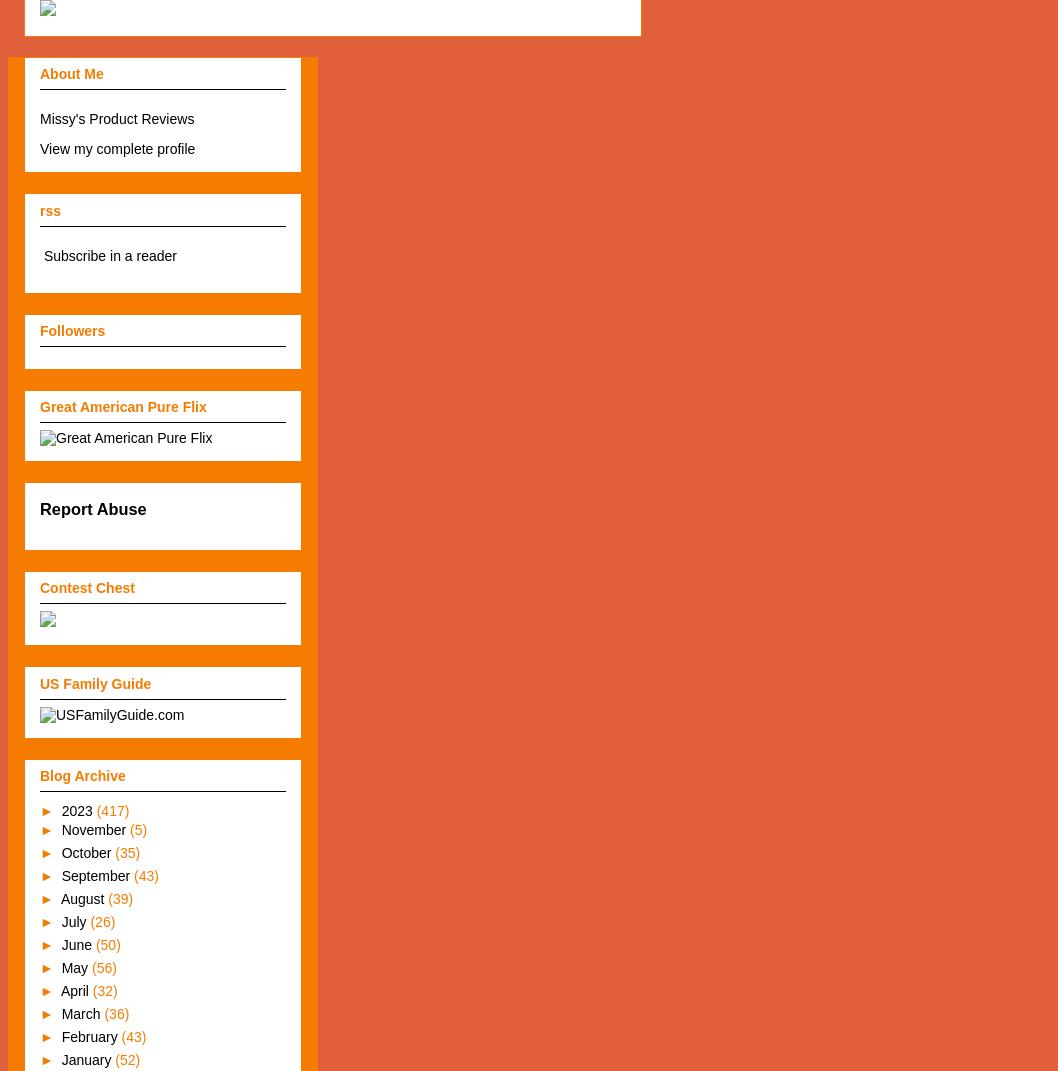  I want to click on 'October', so click(88, 853).